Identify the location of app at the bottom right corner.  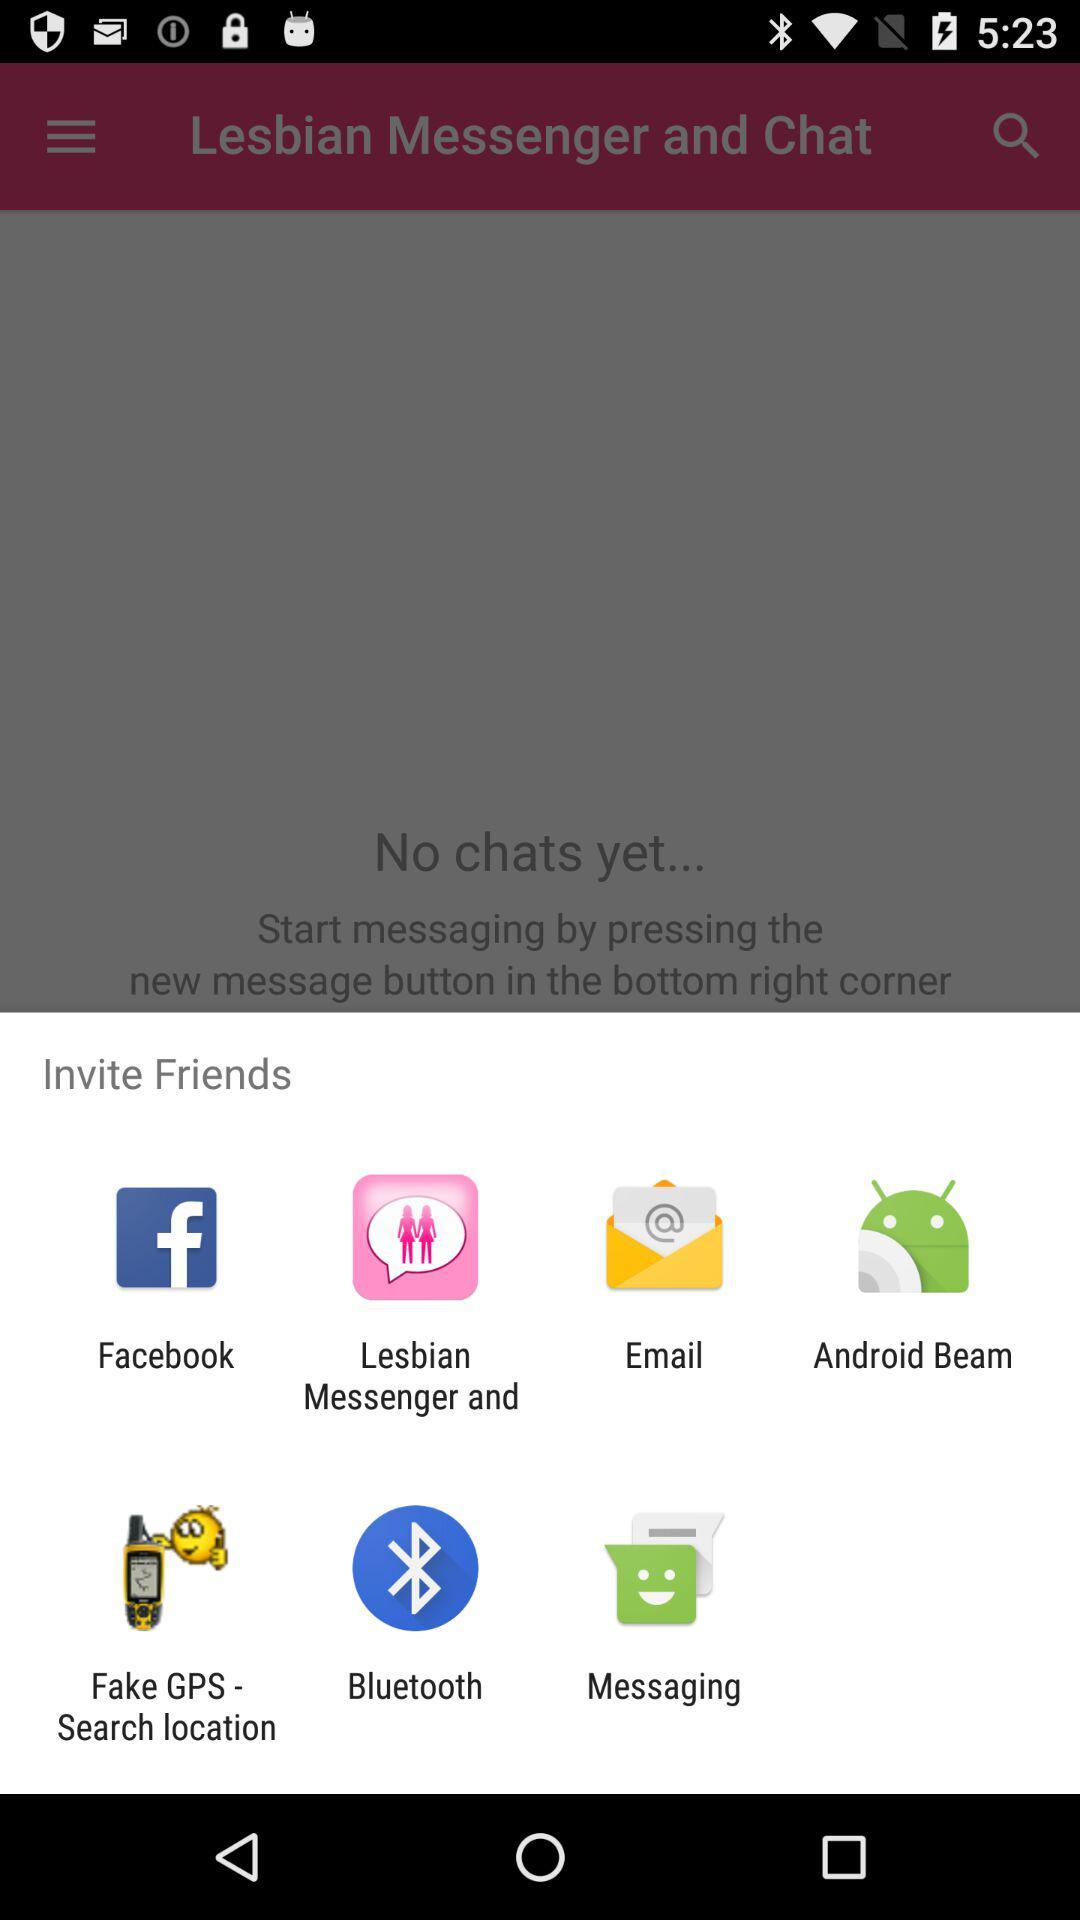
(913, 1374).